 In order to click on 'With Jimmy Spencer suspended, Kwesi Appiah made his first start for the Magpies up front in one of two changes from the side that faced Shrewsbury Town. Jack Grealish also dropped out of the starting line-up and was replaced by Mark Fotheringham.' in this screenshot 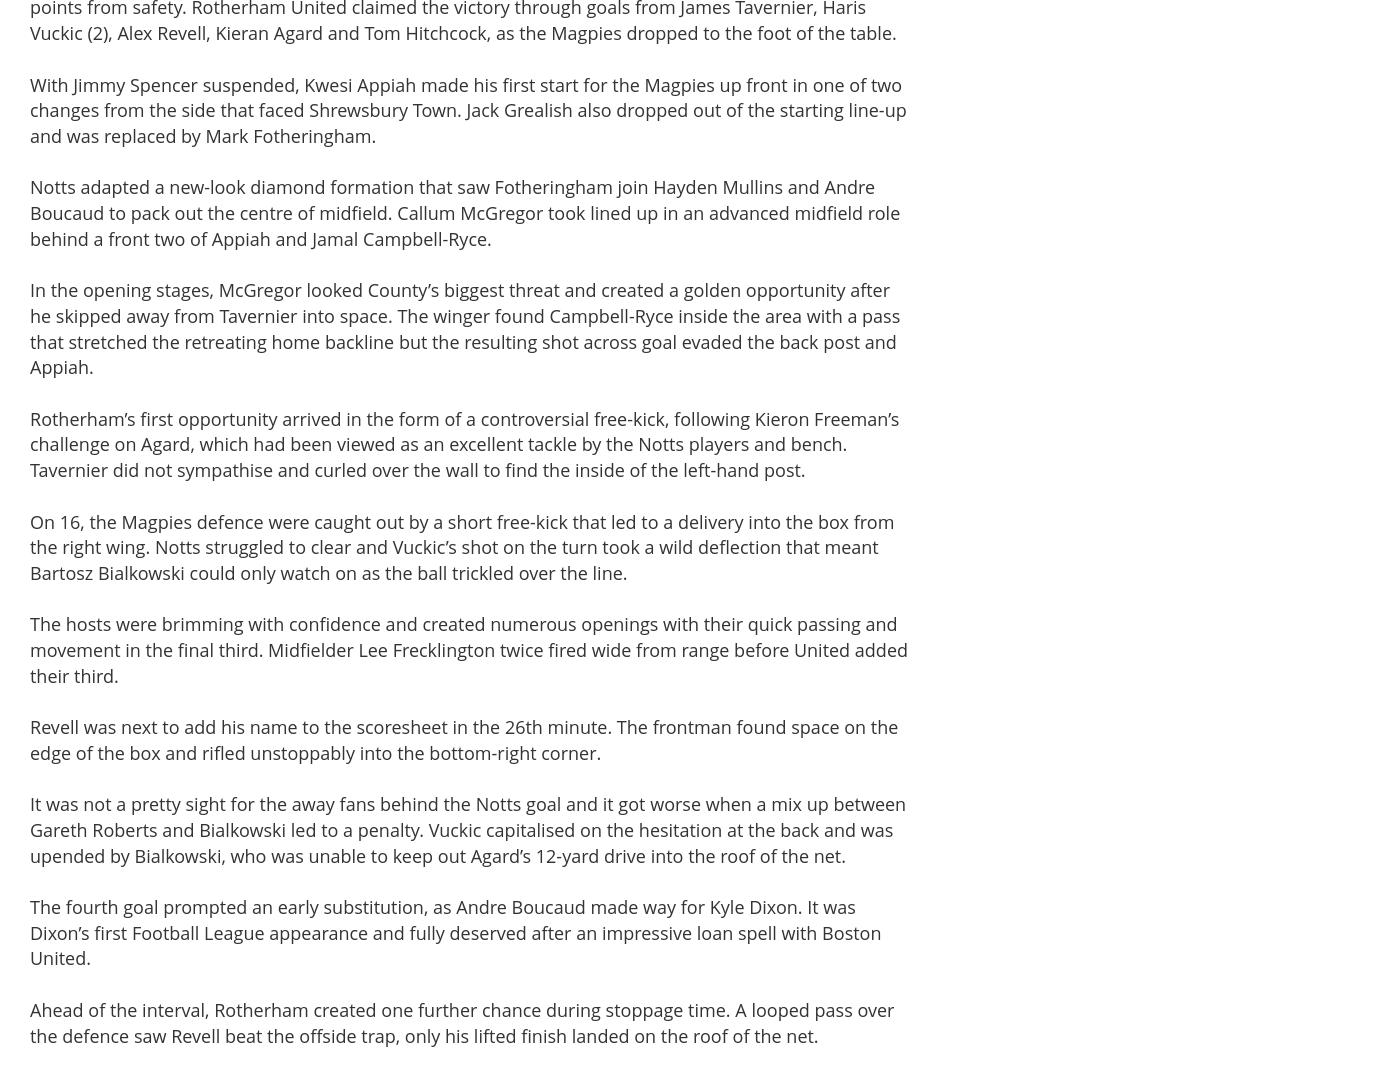, I will do `click(468, 109)`.